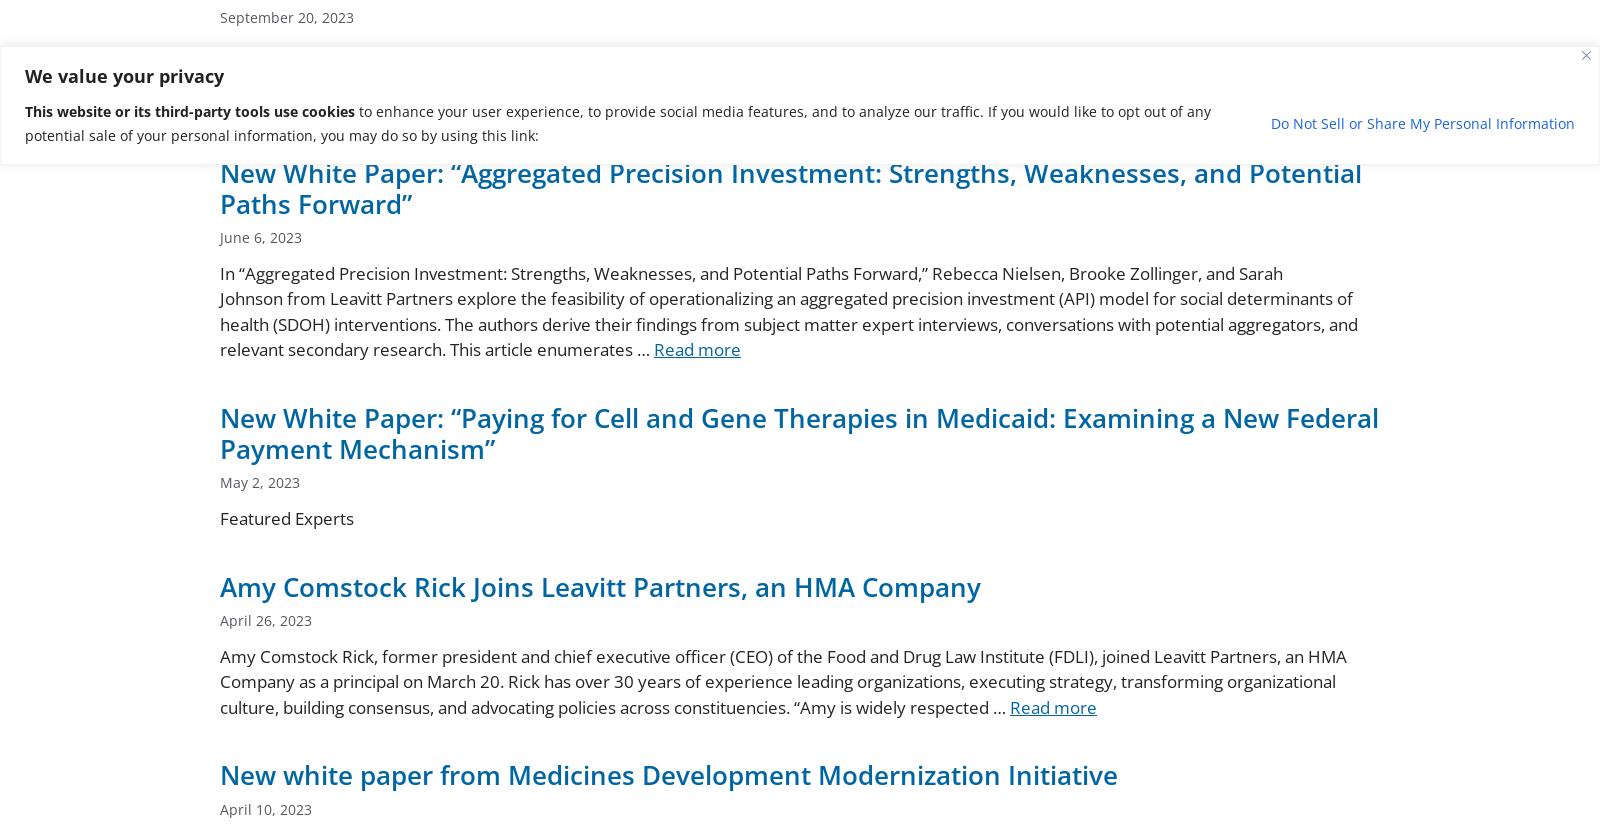 Image resolution: width=1600 pixels, height=835 pixels. What do you see at coordinates (617, 121) in the screenshot?
I see `'to enhance your user experience, to provide social media features, and to analyze our traffic. If you would like to opt out of any potential sale of your personal information, you may do so by using this link:'` at bounding box center [617, 121].